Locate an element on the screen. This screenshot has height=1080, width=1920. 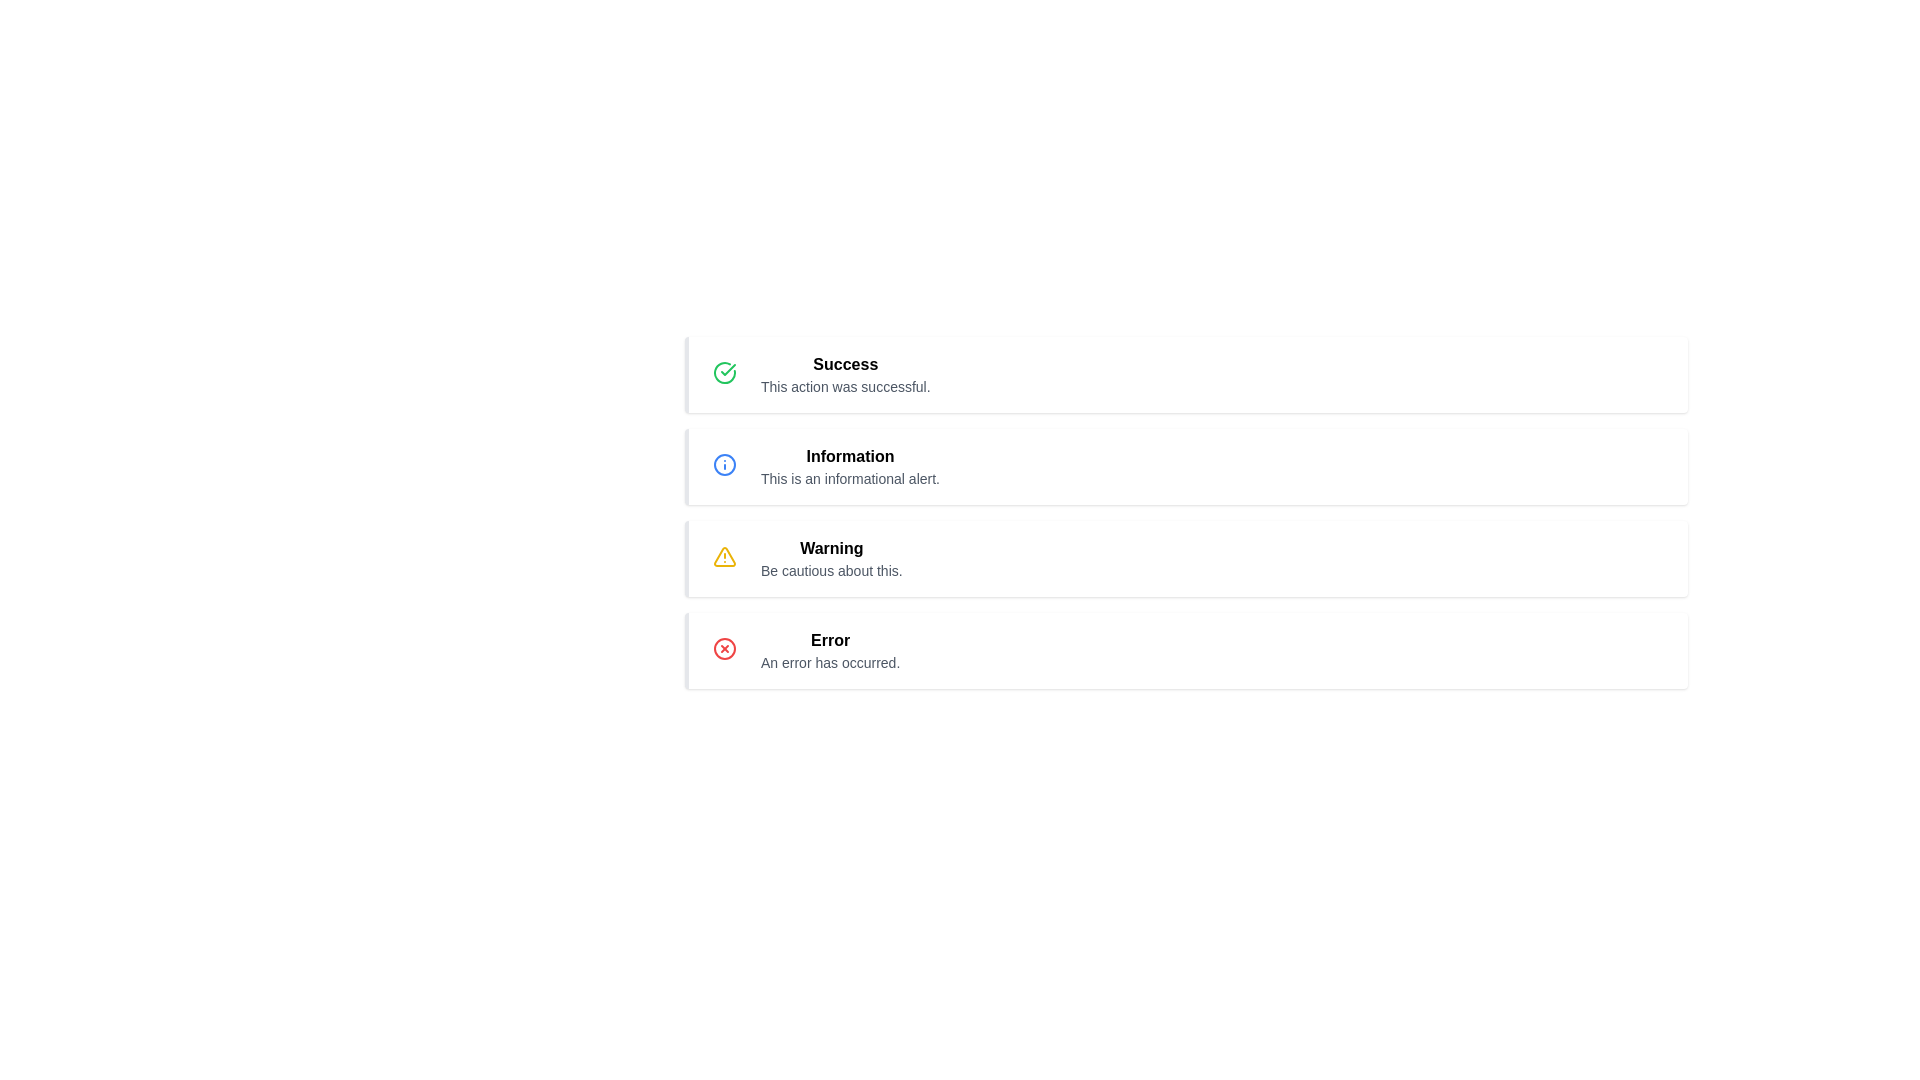
the triangular alert icon with a yellow border located on the leftmost part of the warning row, which aligns vertically with the title 'Warning' is located at coordinates (723, 556).